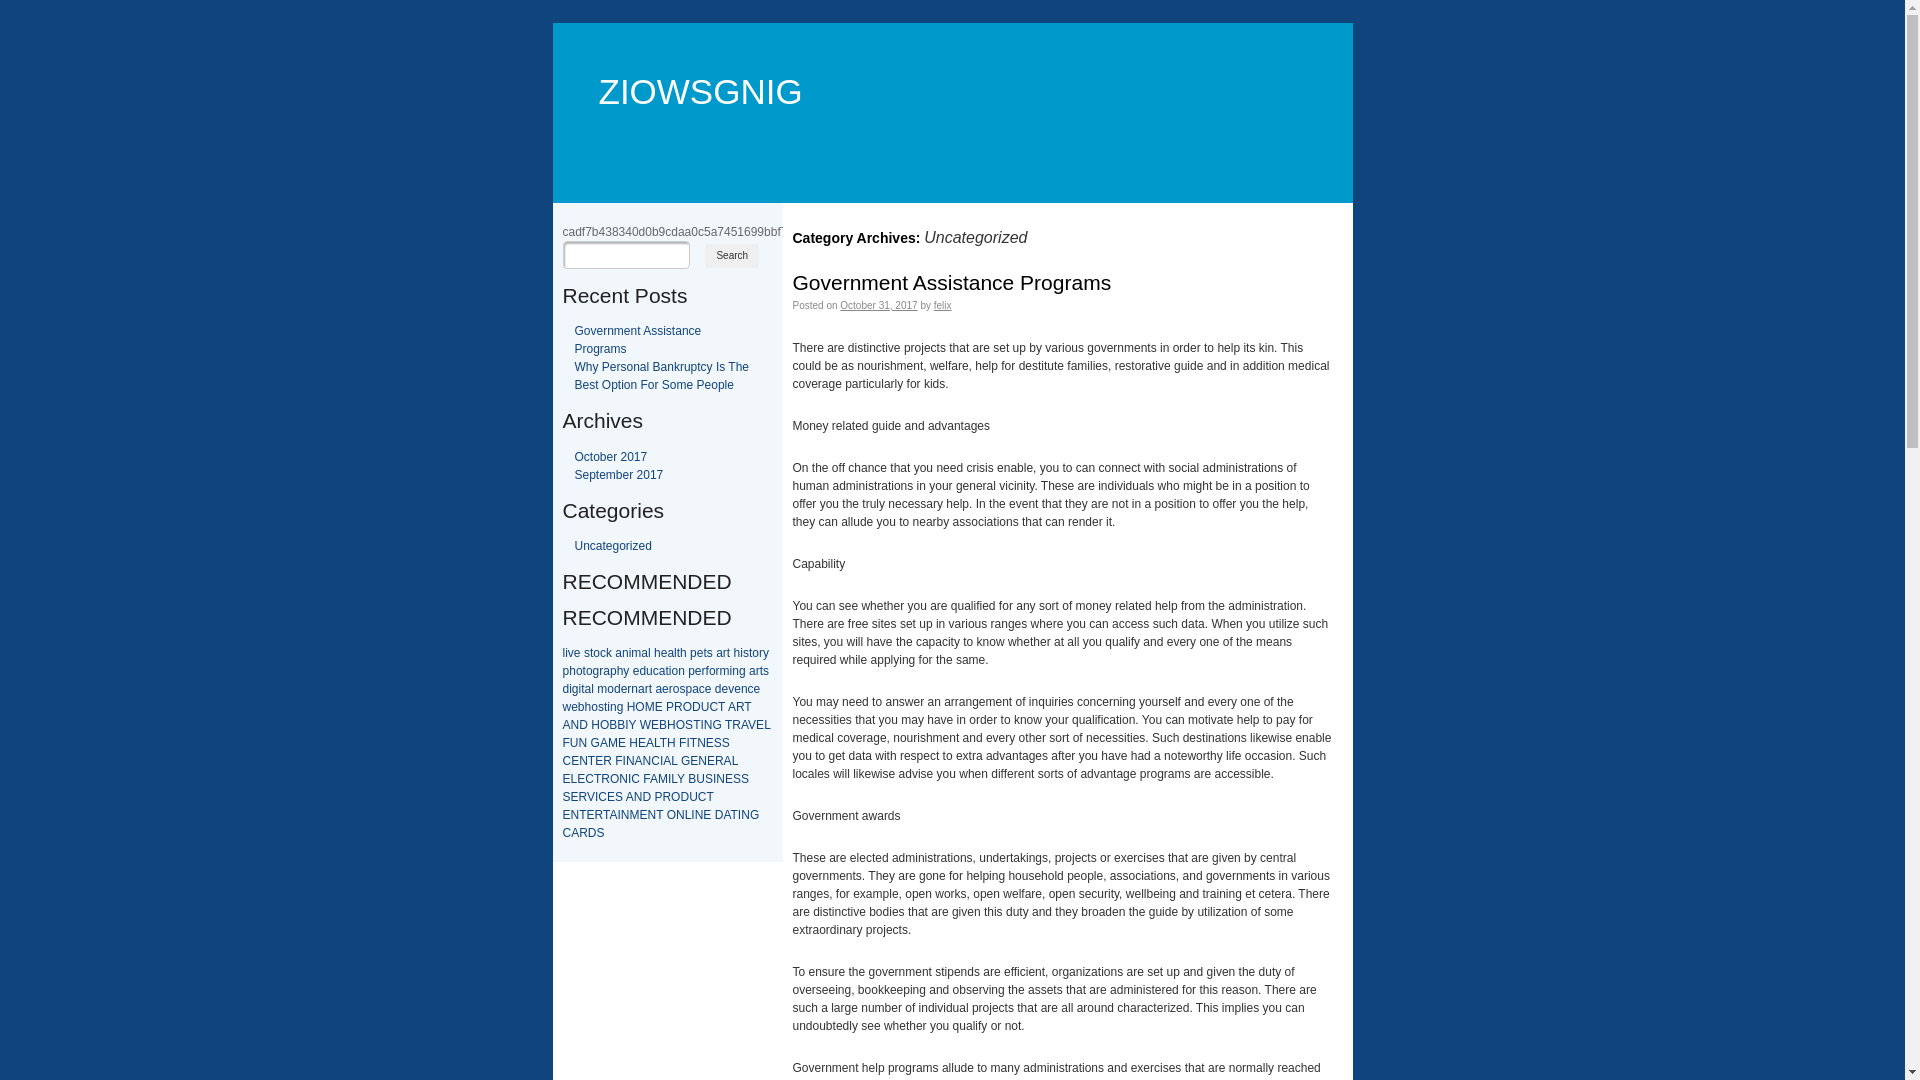 This screenshot has width=1920, height=1080. I want to click on 's', so click(710, 652).